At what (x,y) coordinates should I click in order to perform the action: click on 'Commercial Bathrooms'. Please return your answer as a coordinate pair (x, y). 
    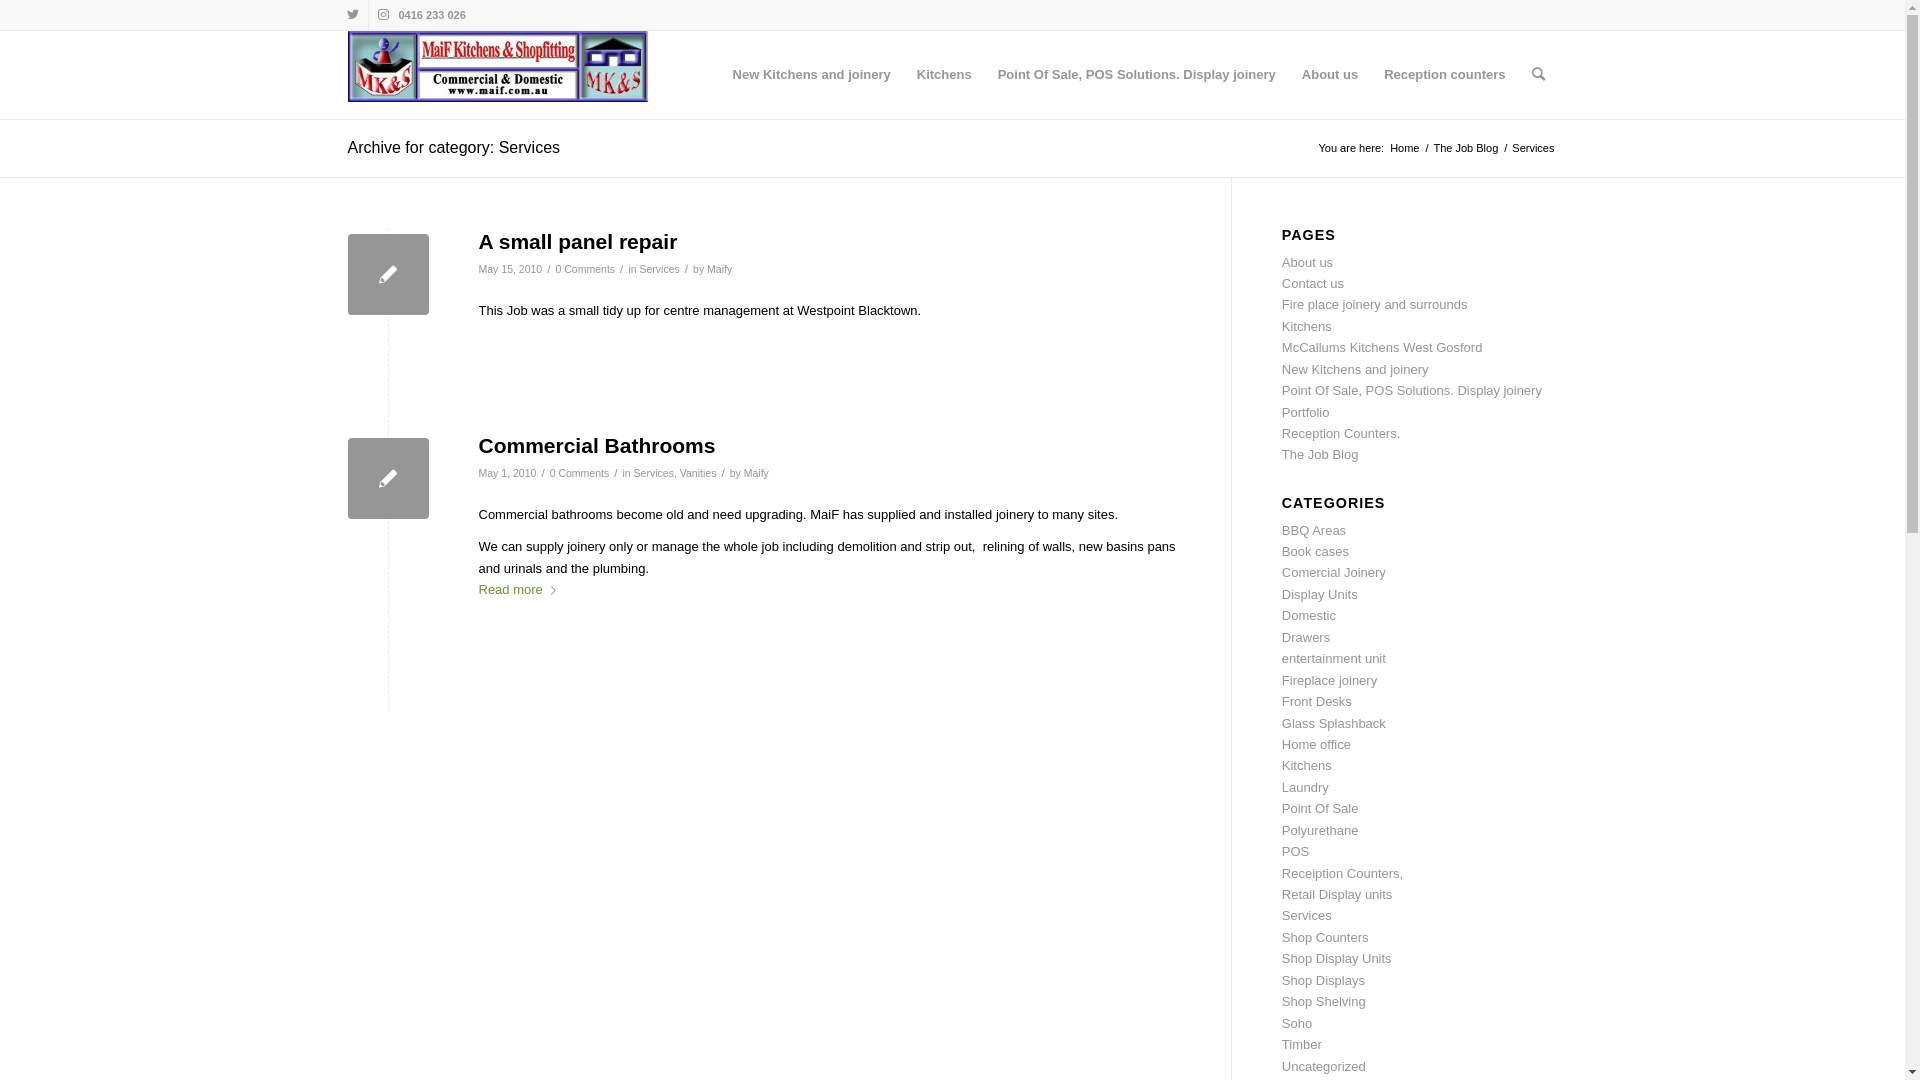
    Looking at the image, I should click on (595, 444).